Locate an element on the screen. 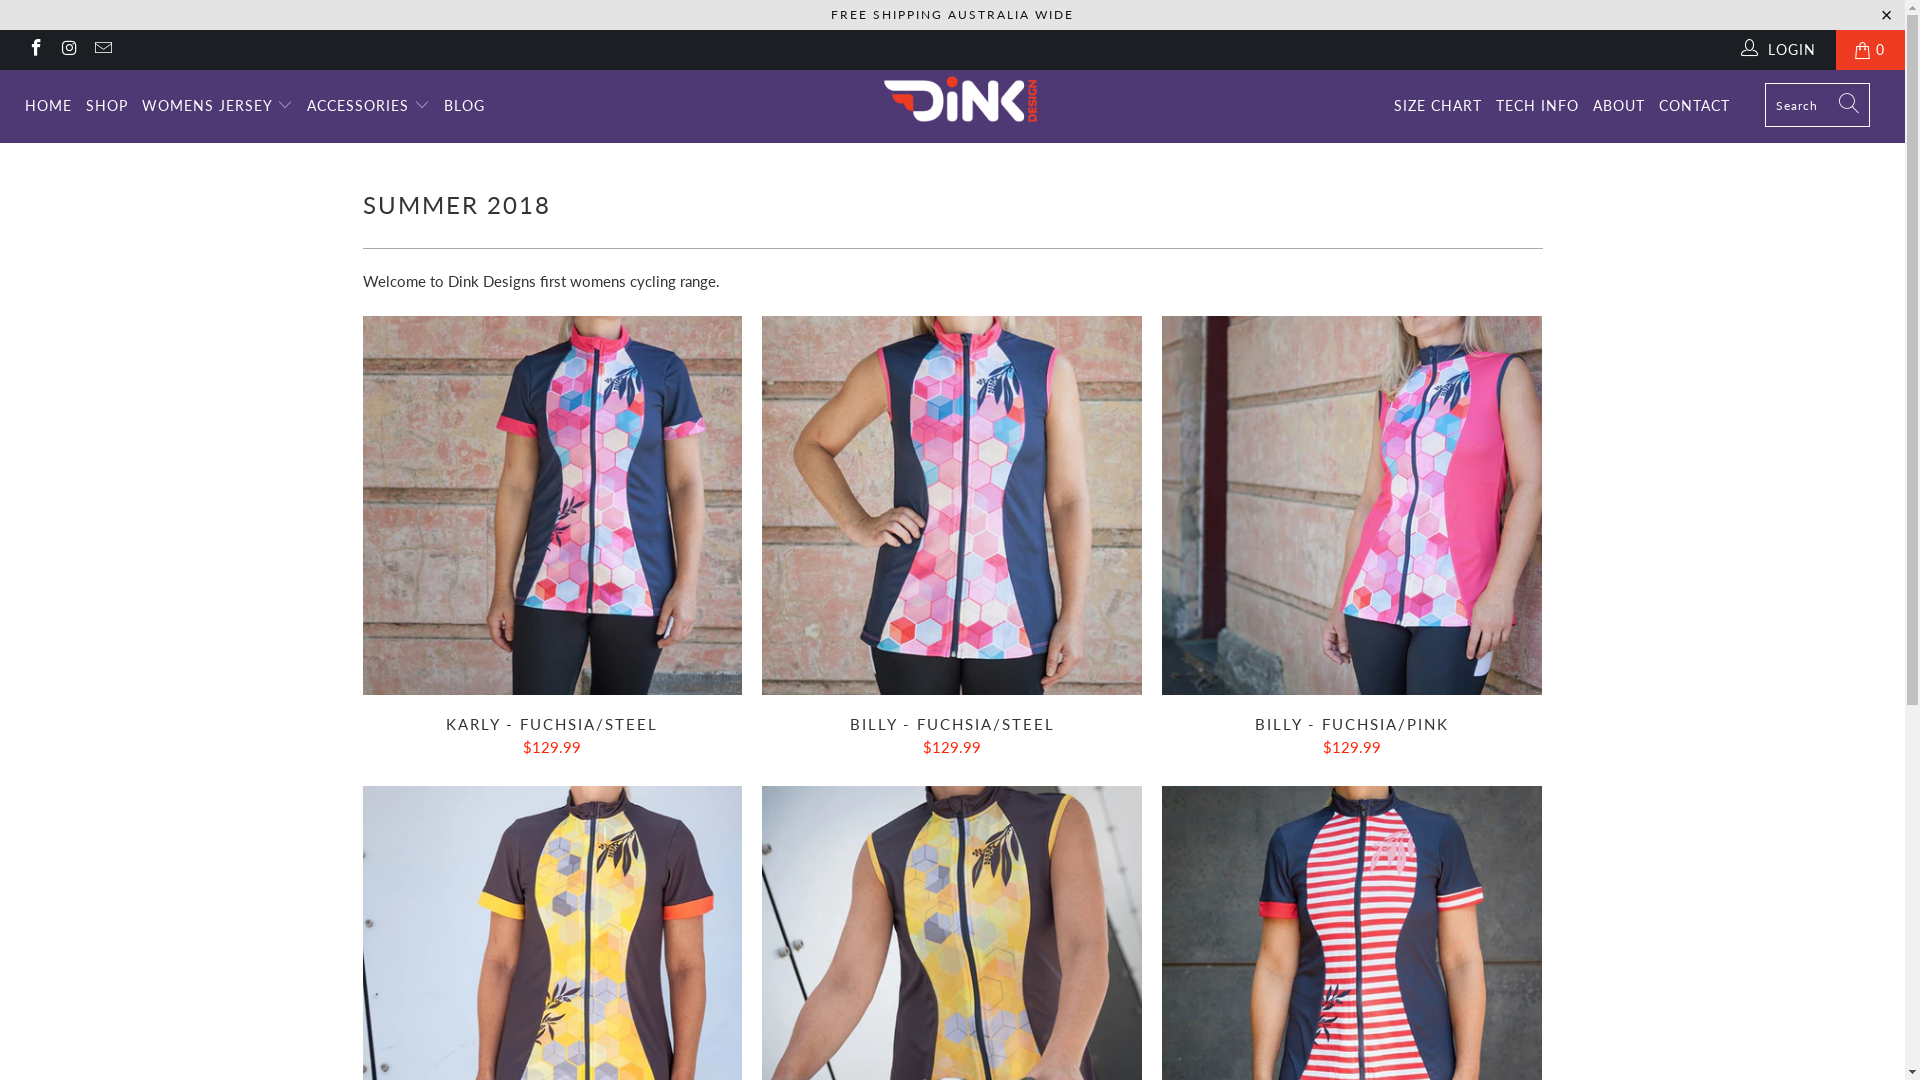  'SHOP' is located at coordinates (105, 106).